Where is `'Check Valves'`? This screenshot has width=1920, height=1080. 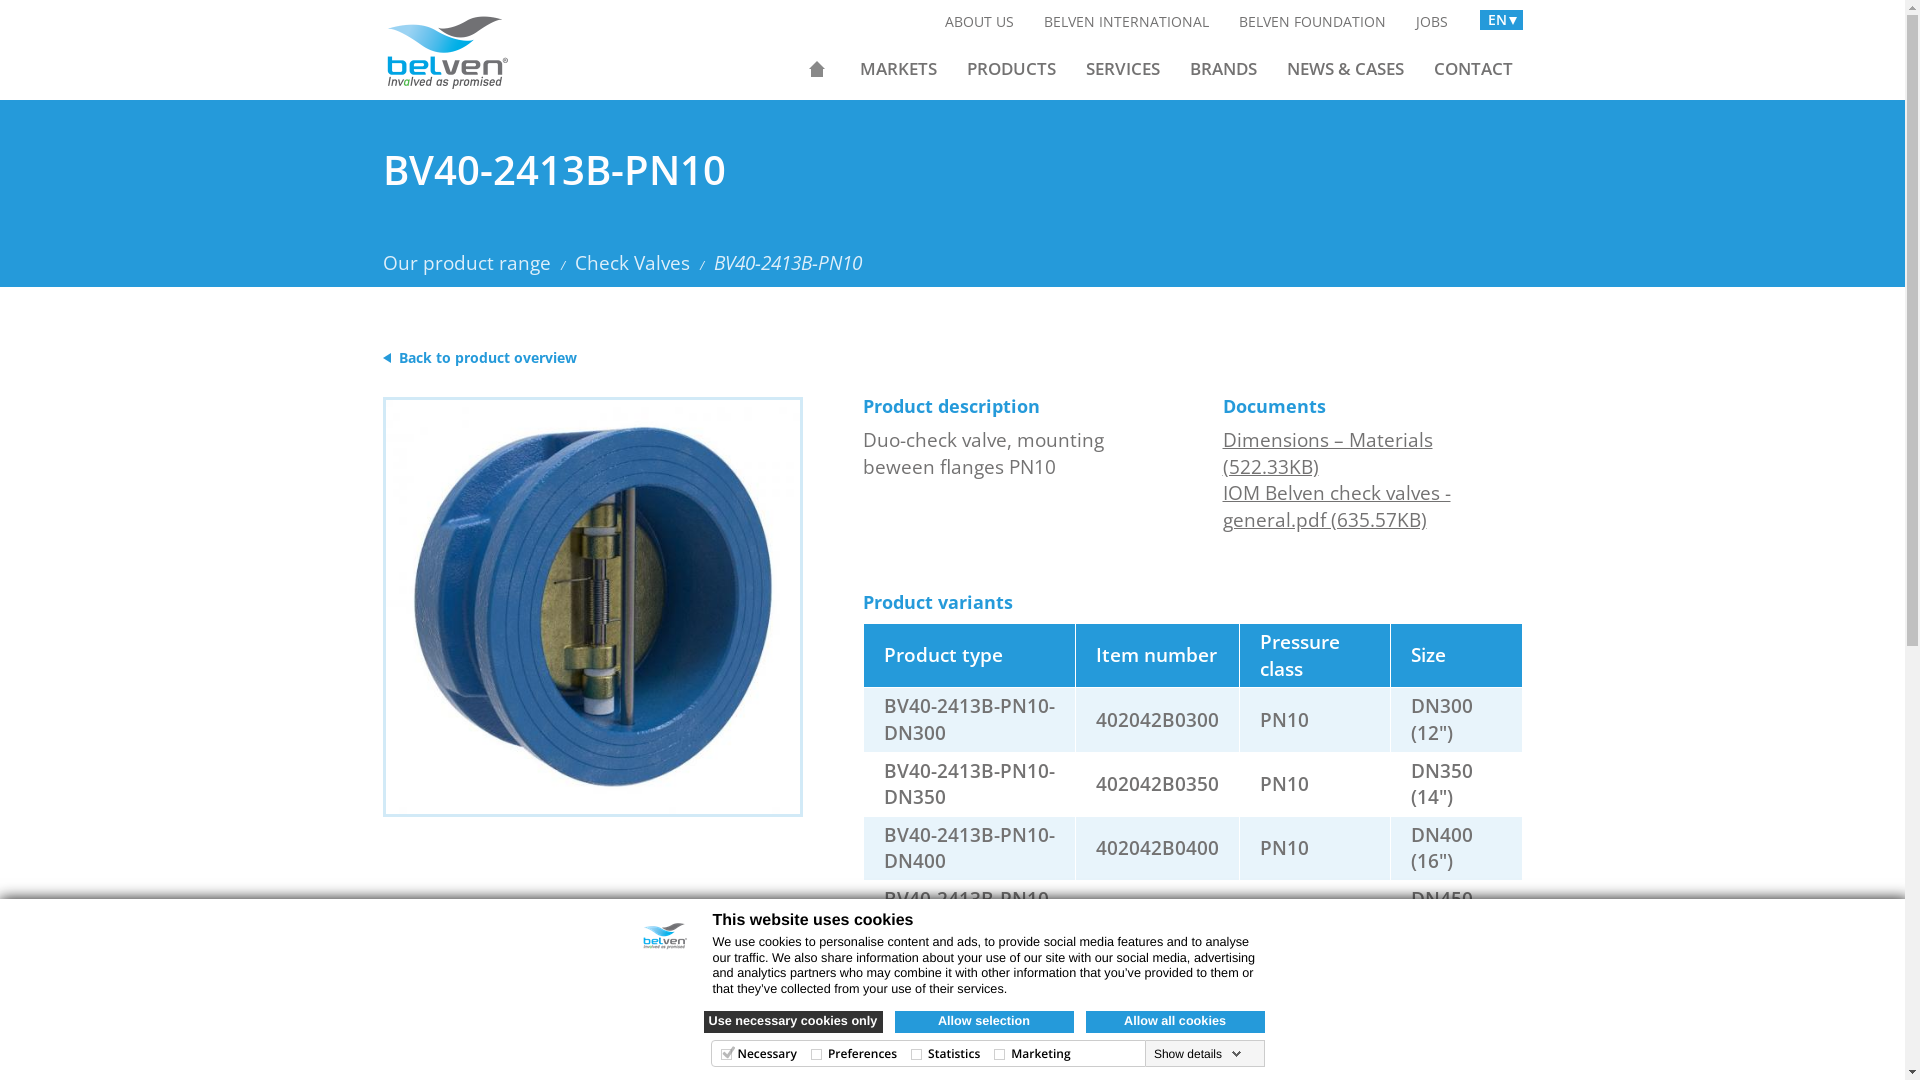 'Check Valves' is located at coordinates (630, 261).